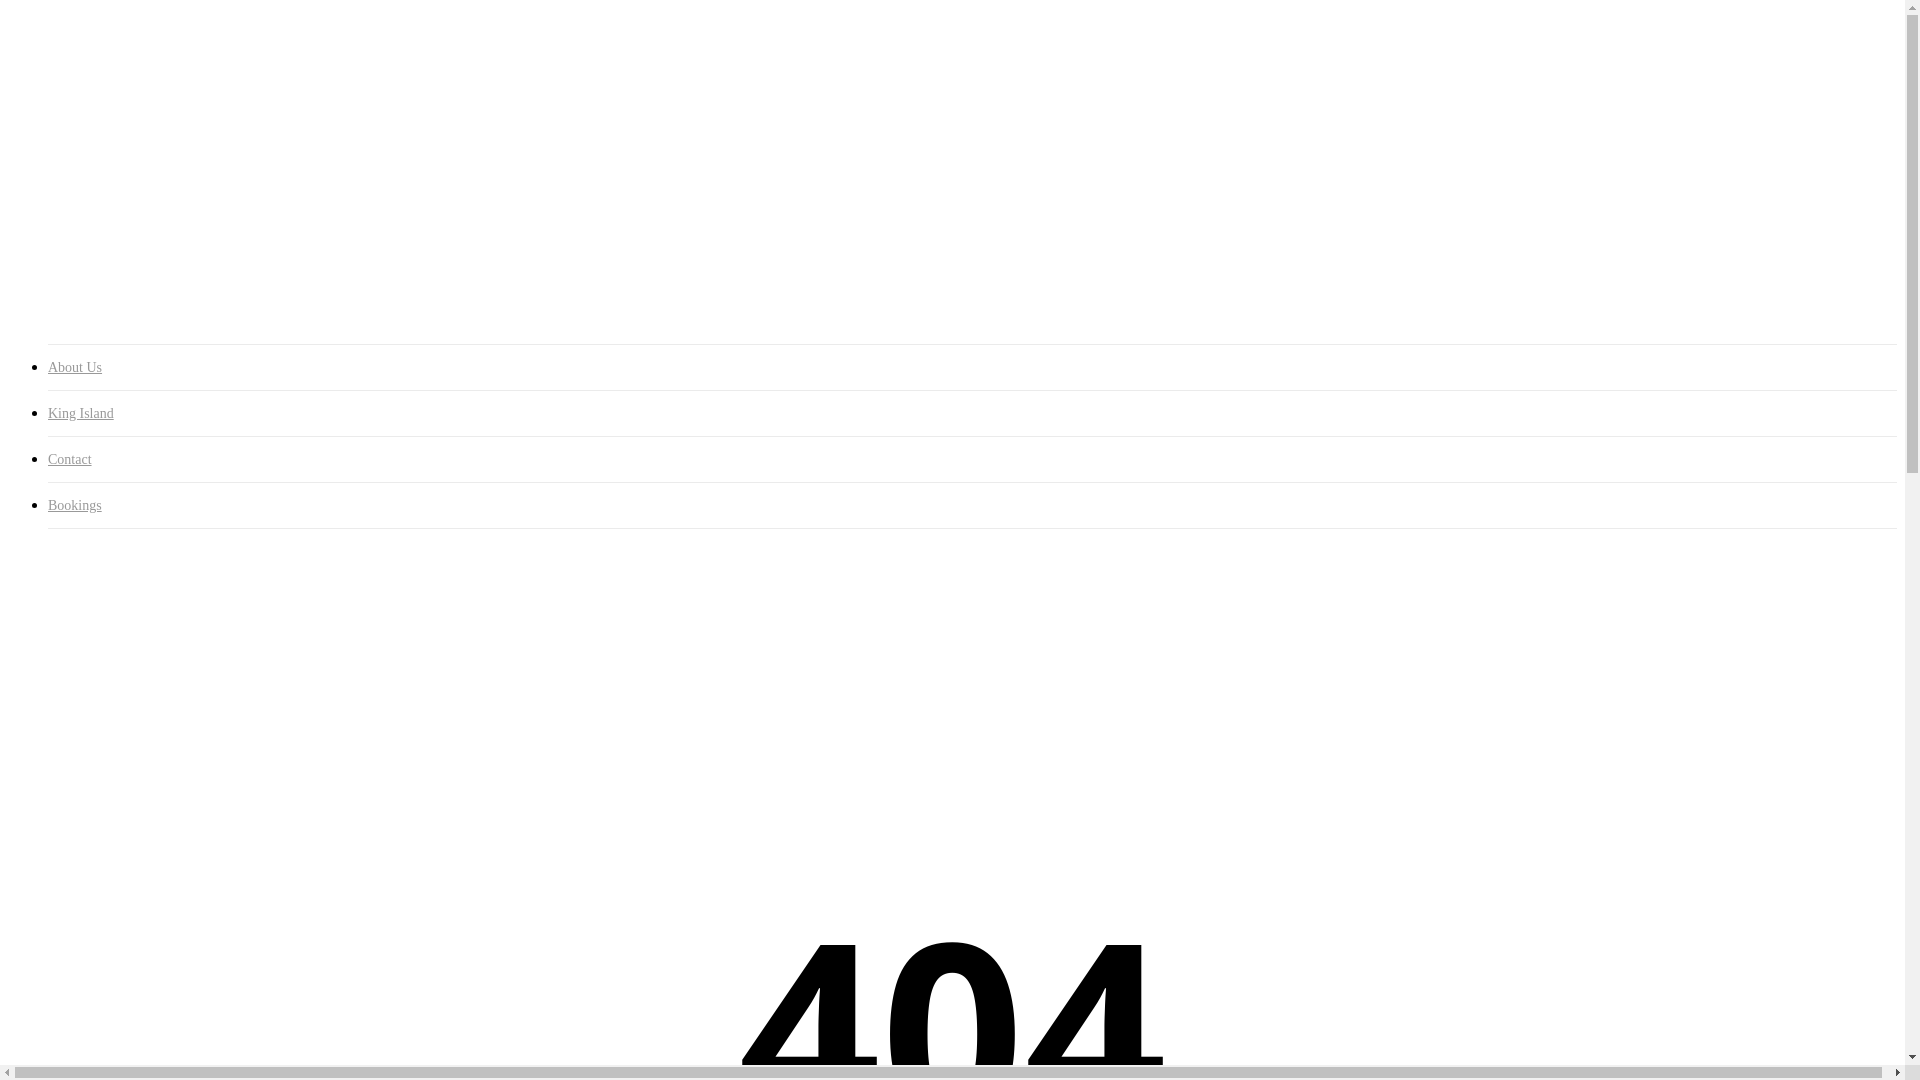 Image resolution: width=1920 pixels, height=1080 pixels. I want to click on 'Amenities & Inclusions', so click(163, 140).